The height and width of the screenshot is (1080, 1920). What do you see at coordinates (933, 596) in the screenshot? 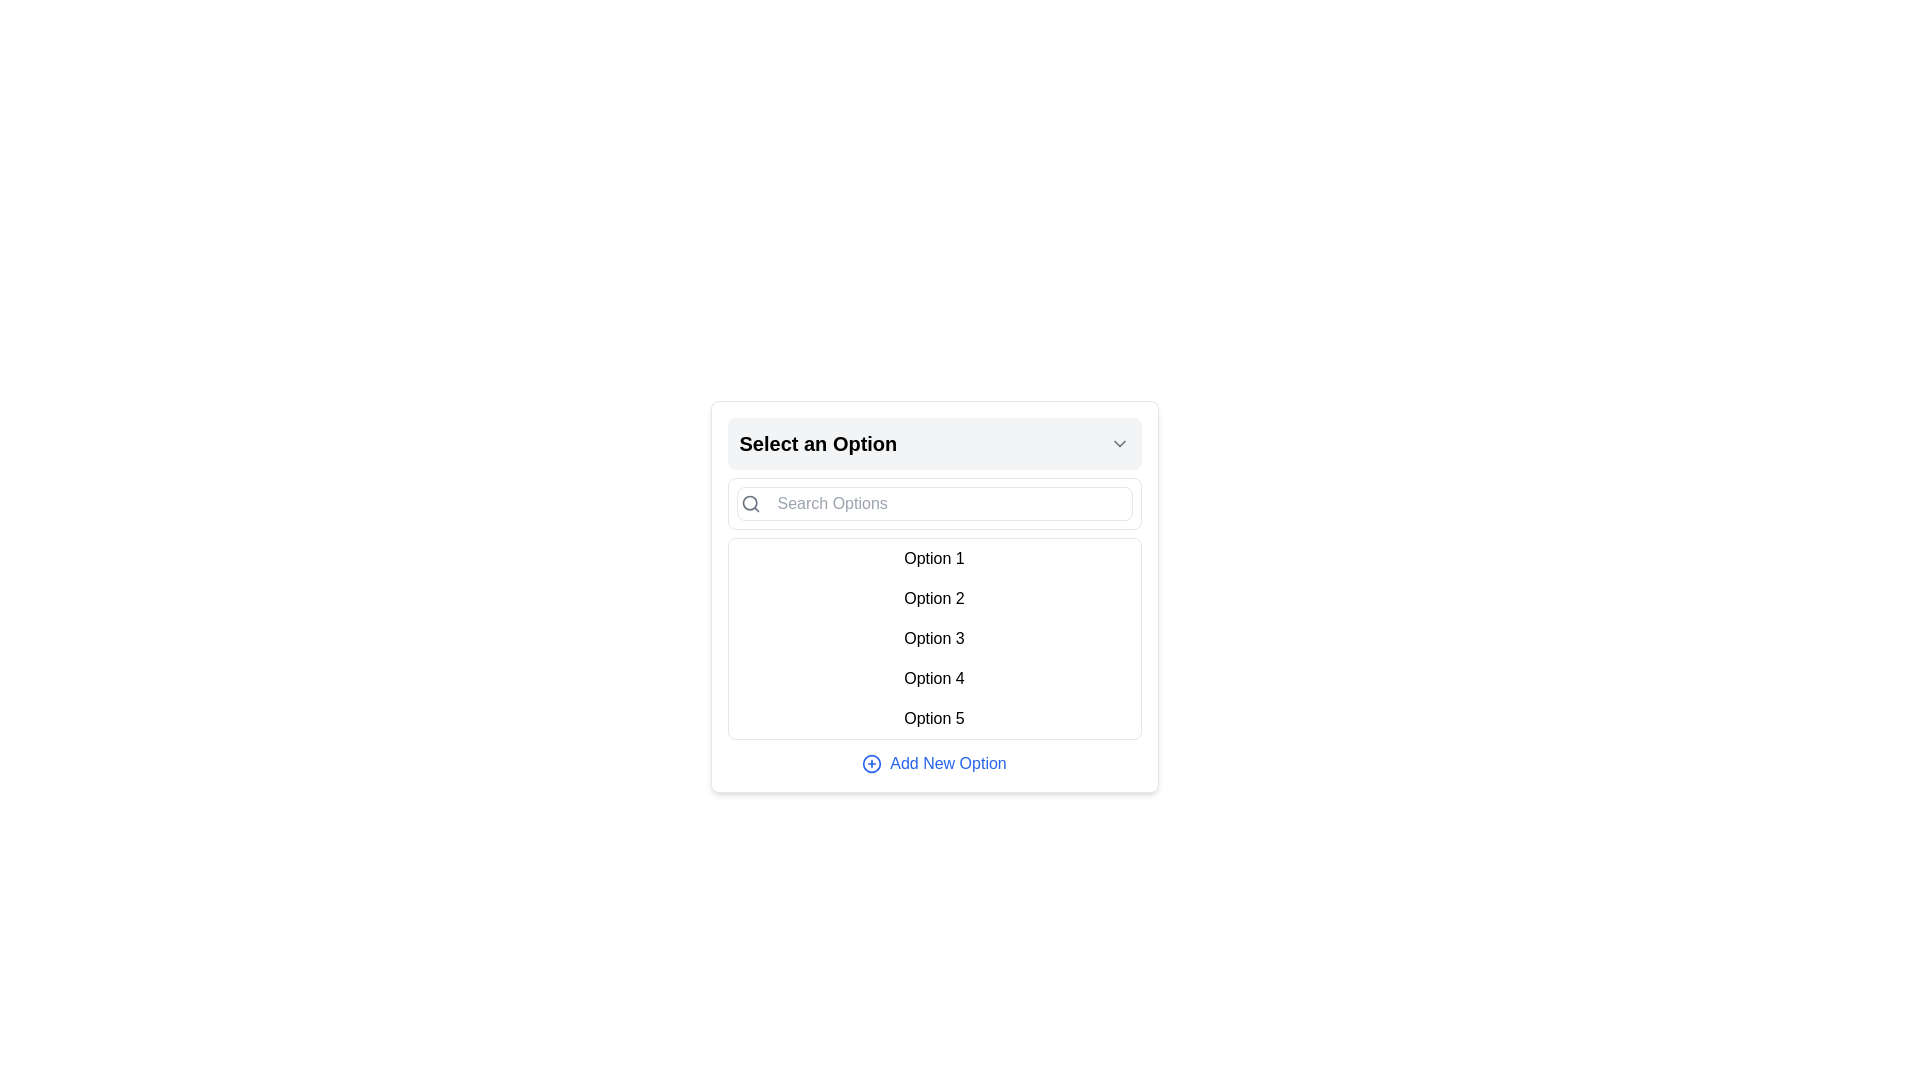
I see `the dropdown menu titled 'Select an Option'` at bounding box center [933, 596].